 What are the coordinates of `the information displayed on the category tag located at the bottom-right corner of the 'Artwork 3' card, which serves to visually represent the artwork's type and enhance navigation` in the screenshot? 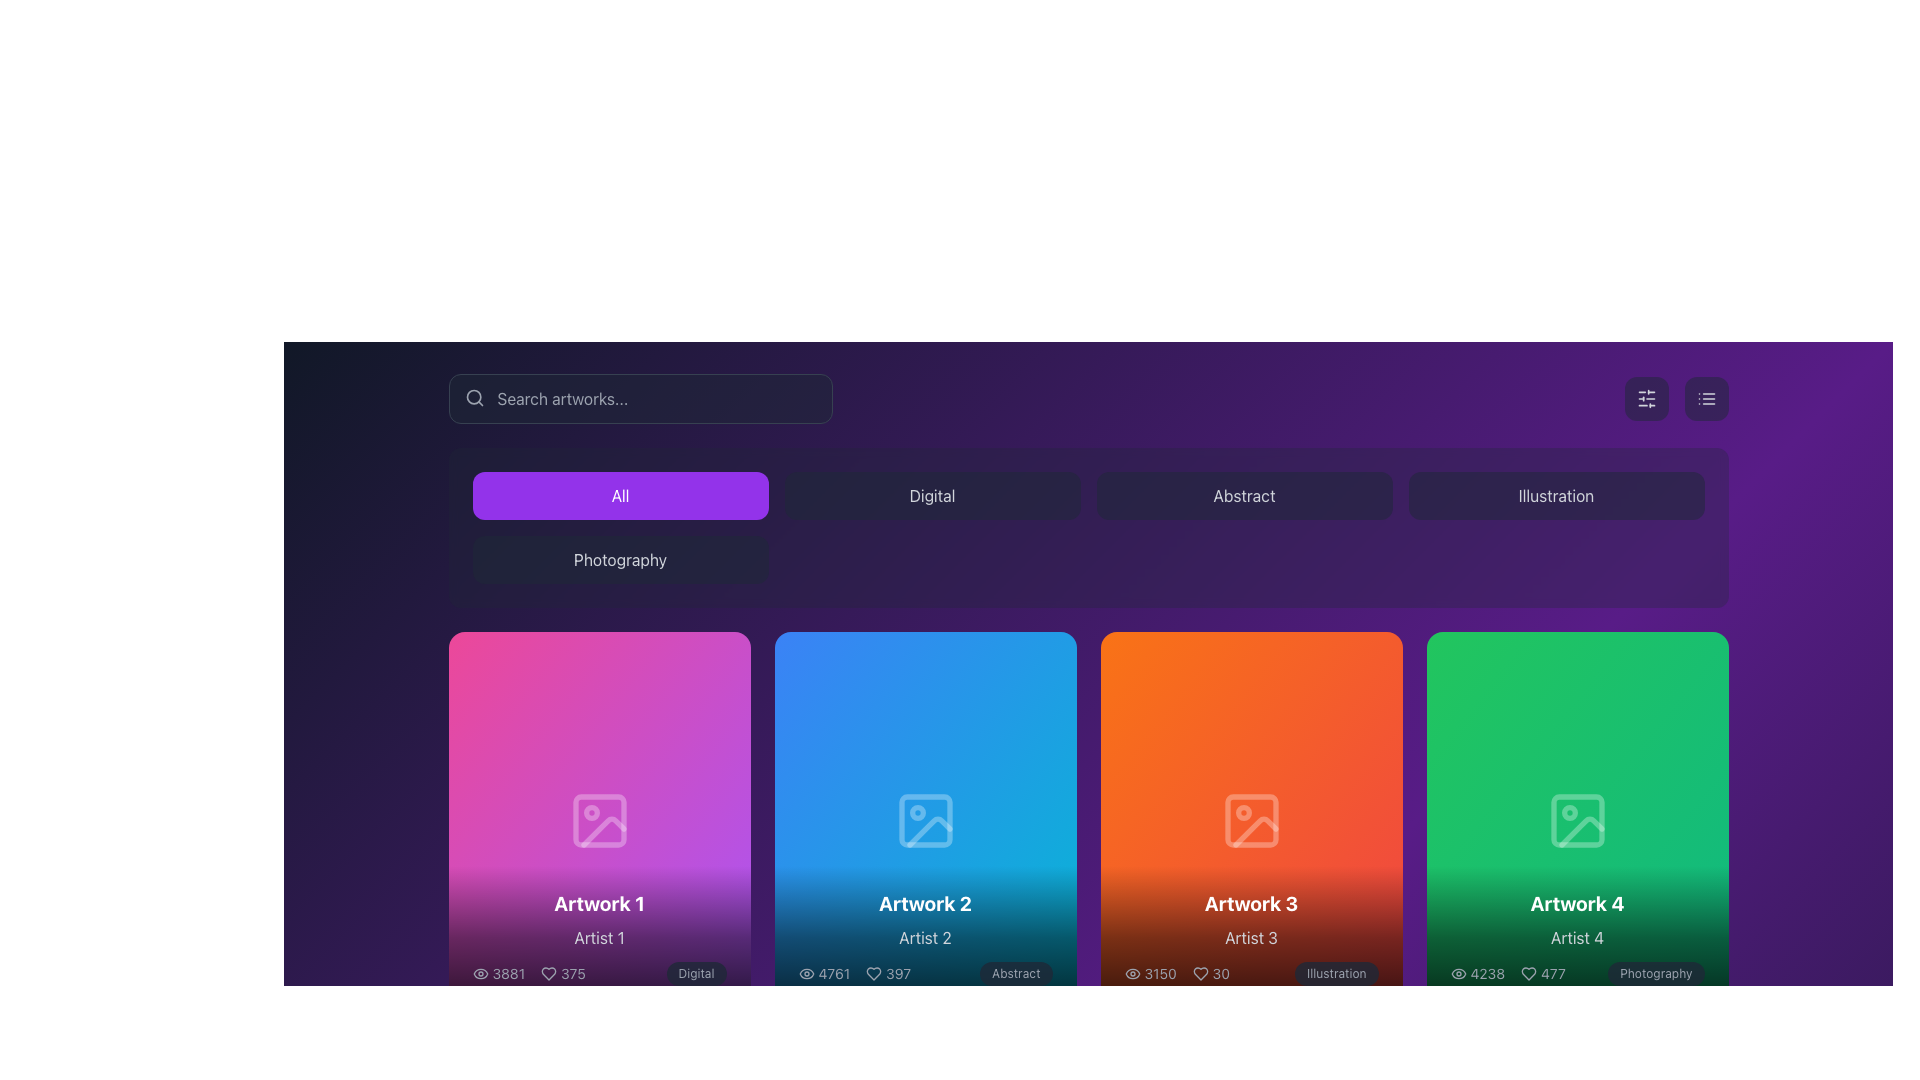 It's located at (1336, 972).